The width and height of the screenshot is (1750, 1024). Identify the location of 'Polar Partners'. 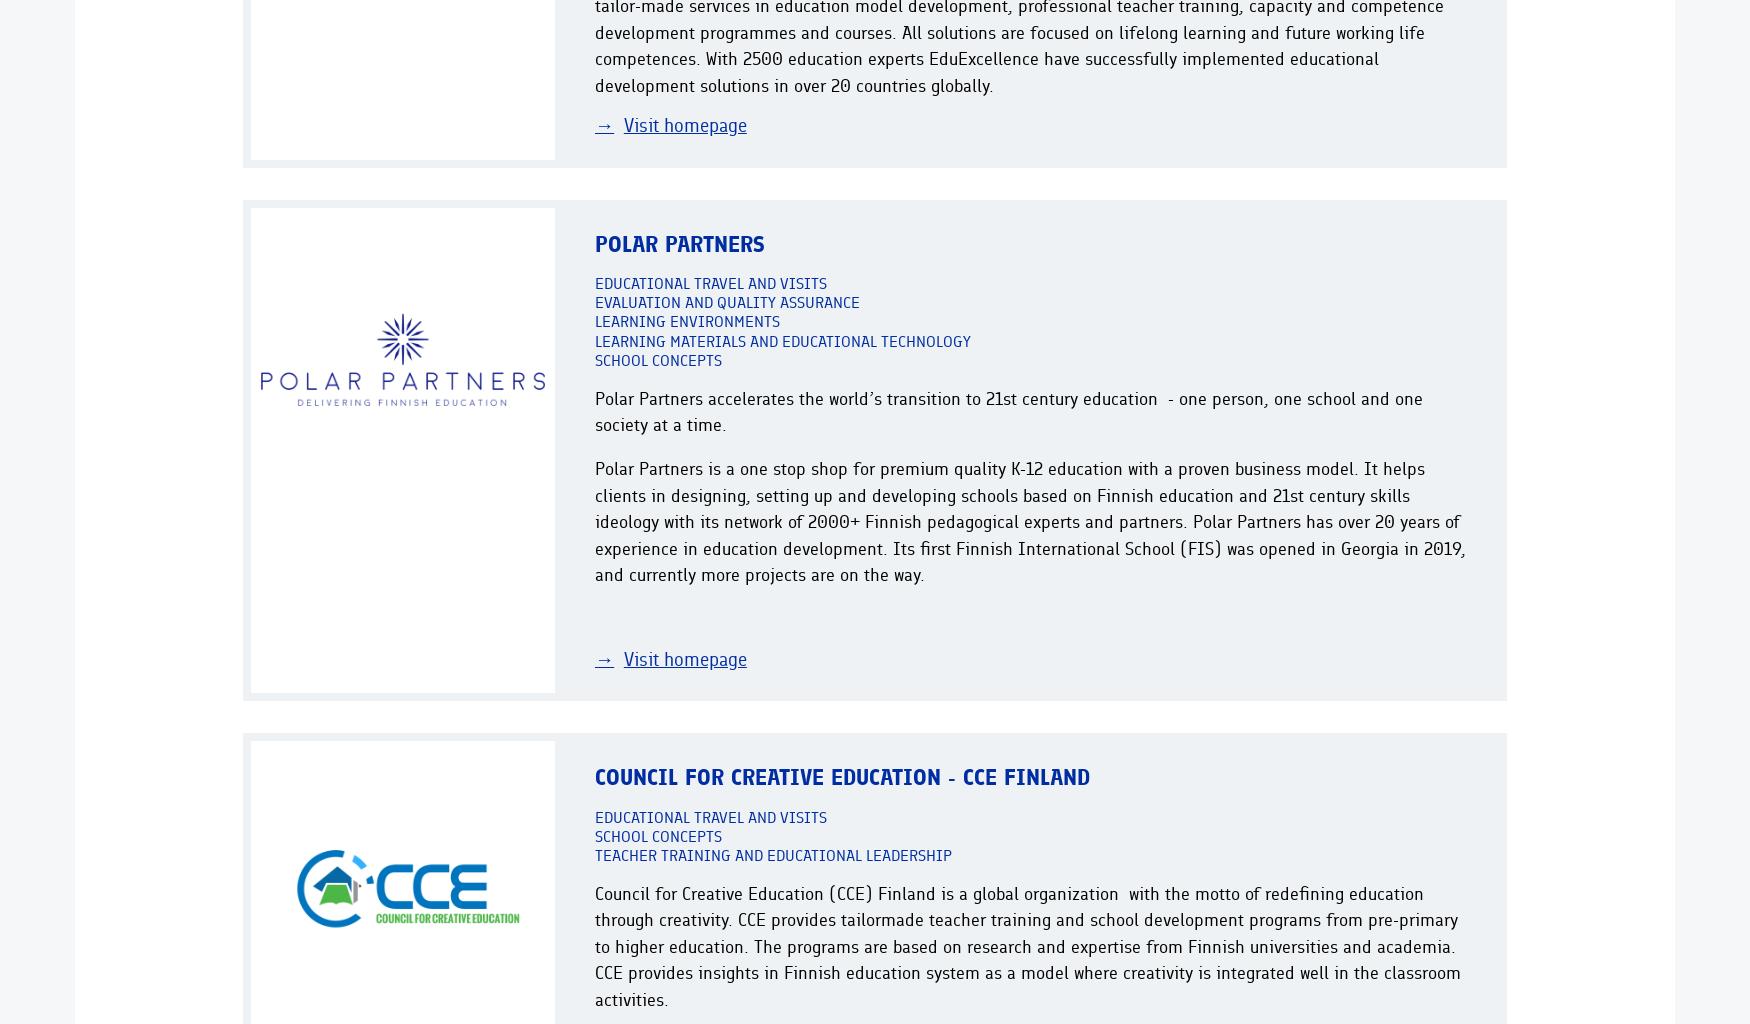
(678, 242).